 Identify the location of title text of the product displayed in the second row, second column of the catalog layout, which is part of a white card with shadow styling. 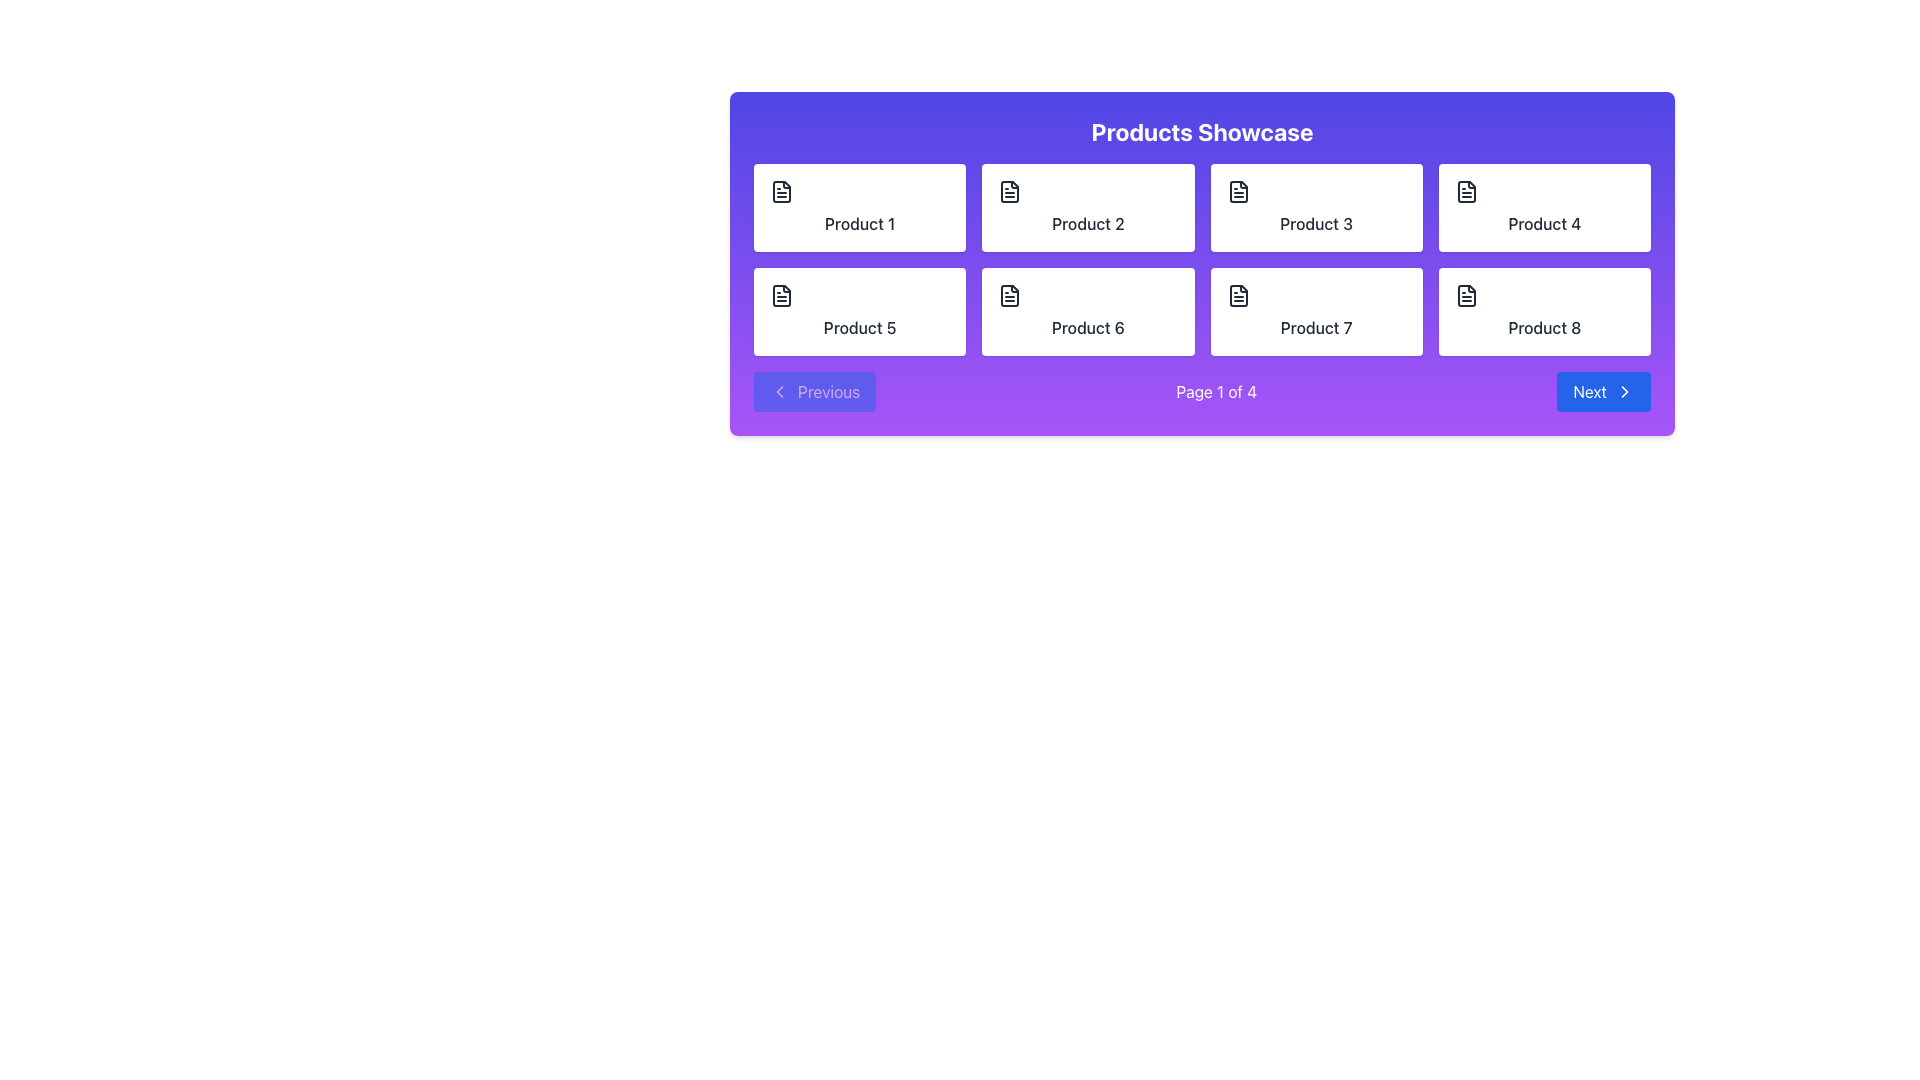
(1316, 223).